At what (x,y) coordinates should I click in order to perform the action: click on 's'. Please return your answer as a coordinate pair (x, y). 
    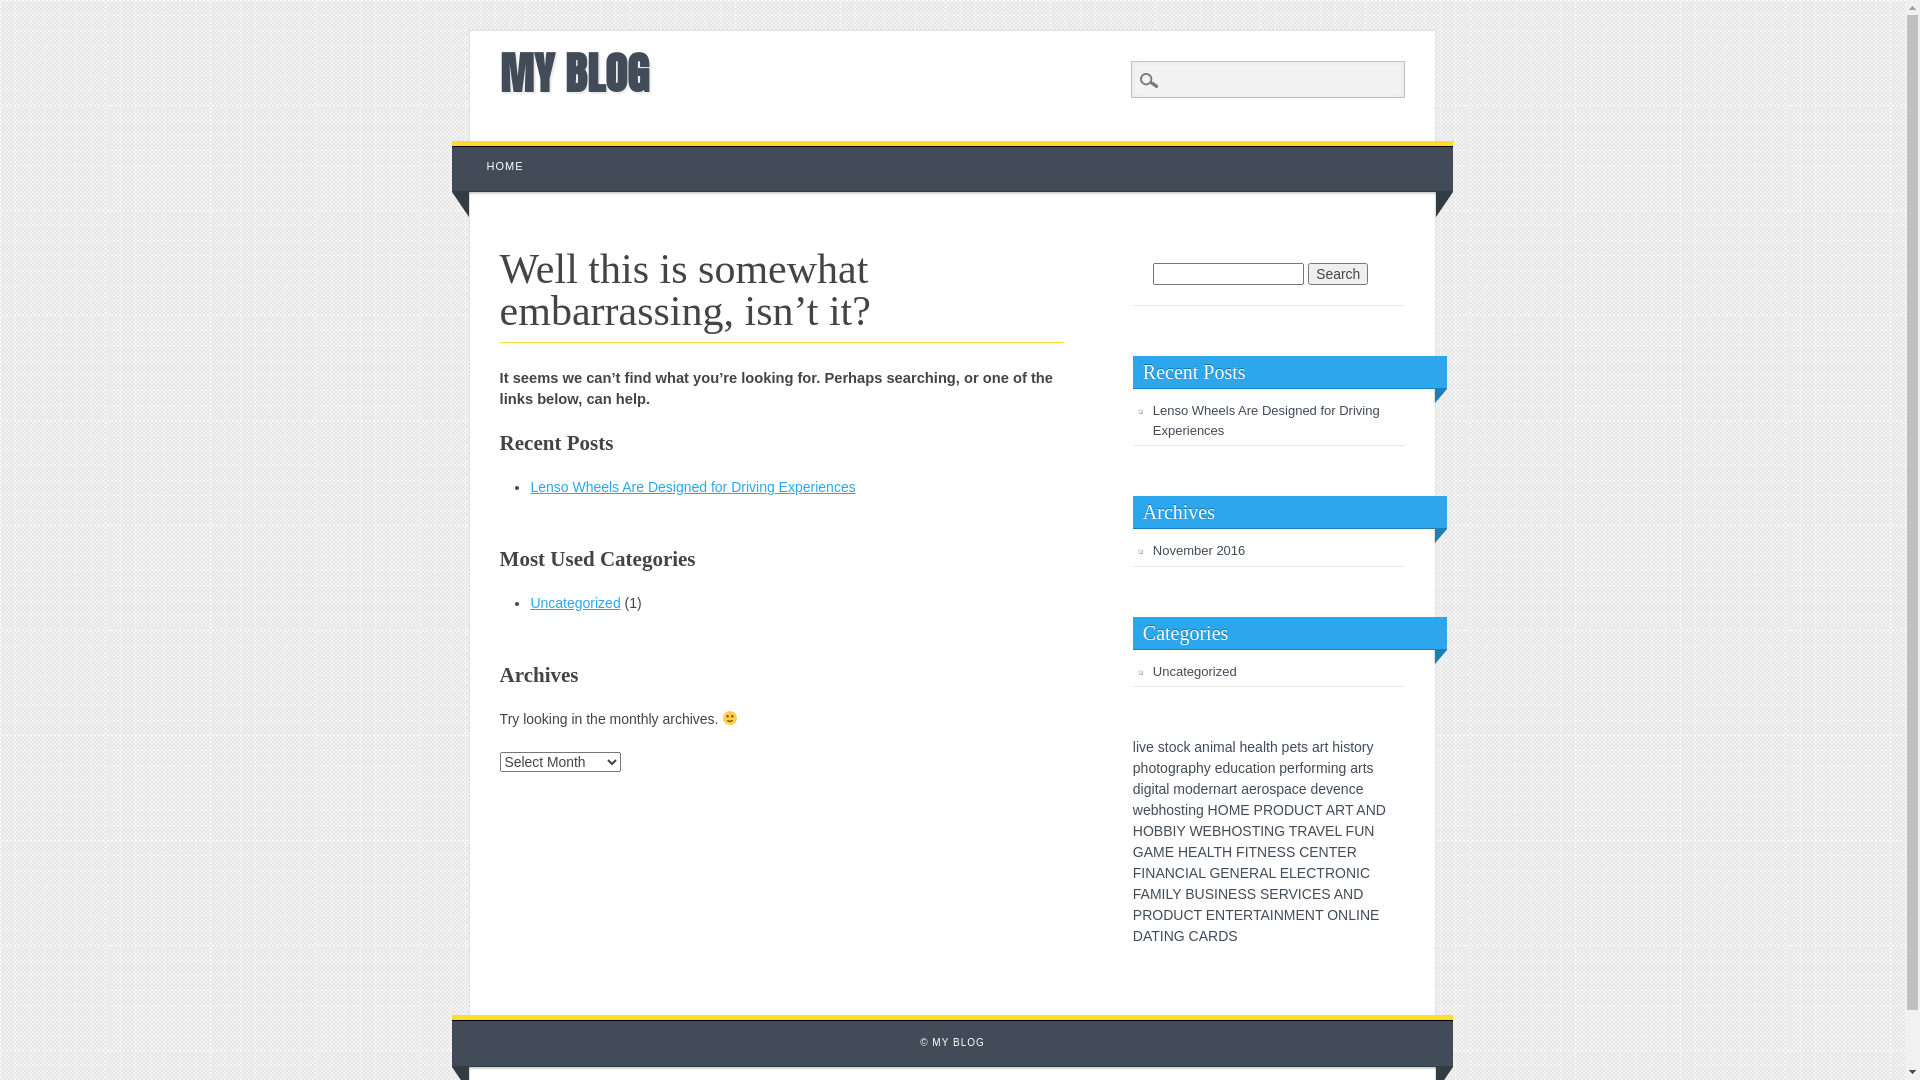
    Looking at the image, I should click on (1304, 747).